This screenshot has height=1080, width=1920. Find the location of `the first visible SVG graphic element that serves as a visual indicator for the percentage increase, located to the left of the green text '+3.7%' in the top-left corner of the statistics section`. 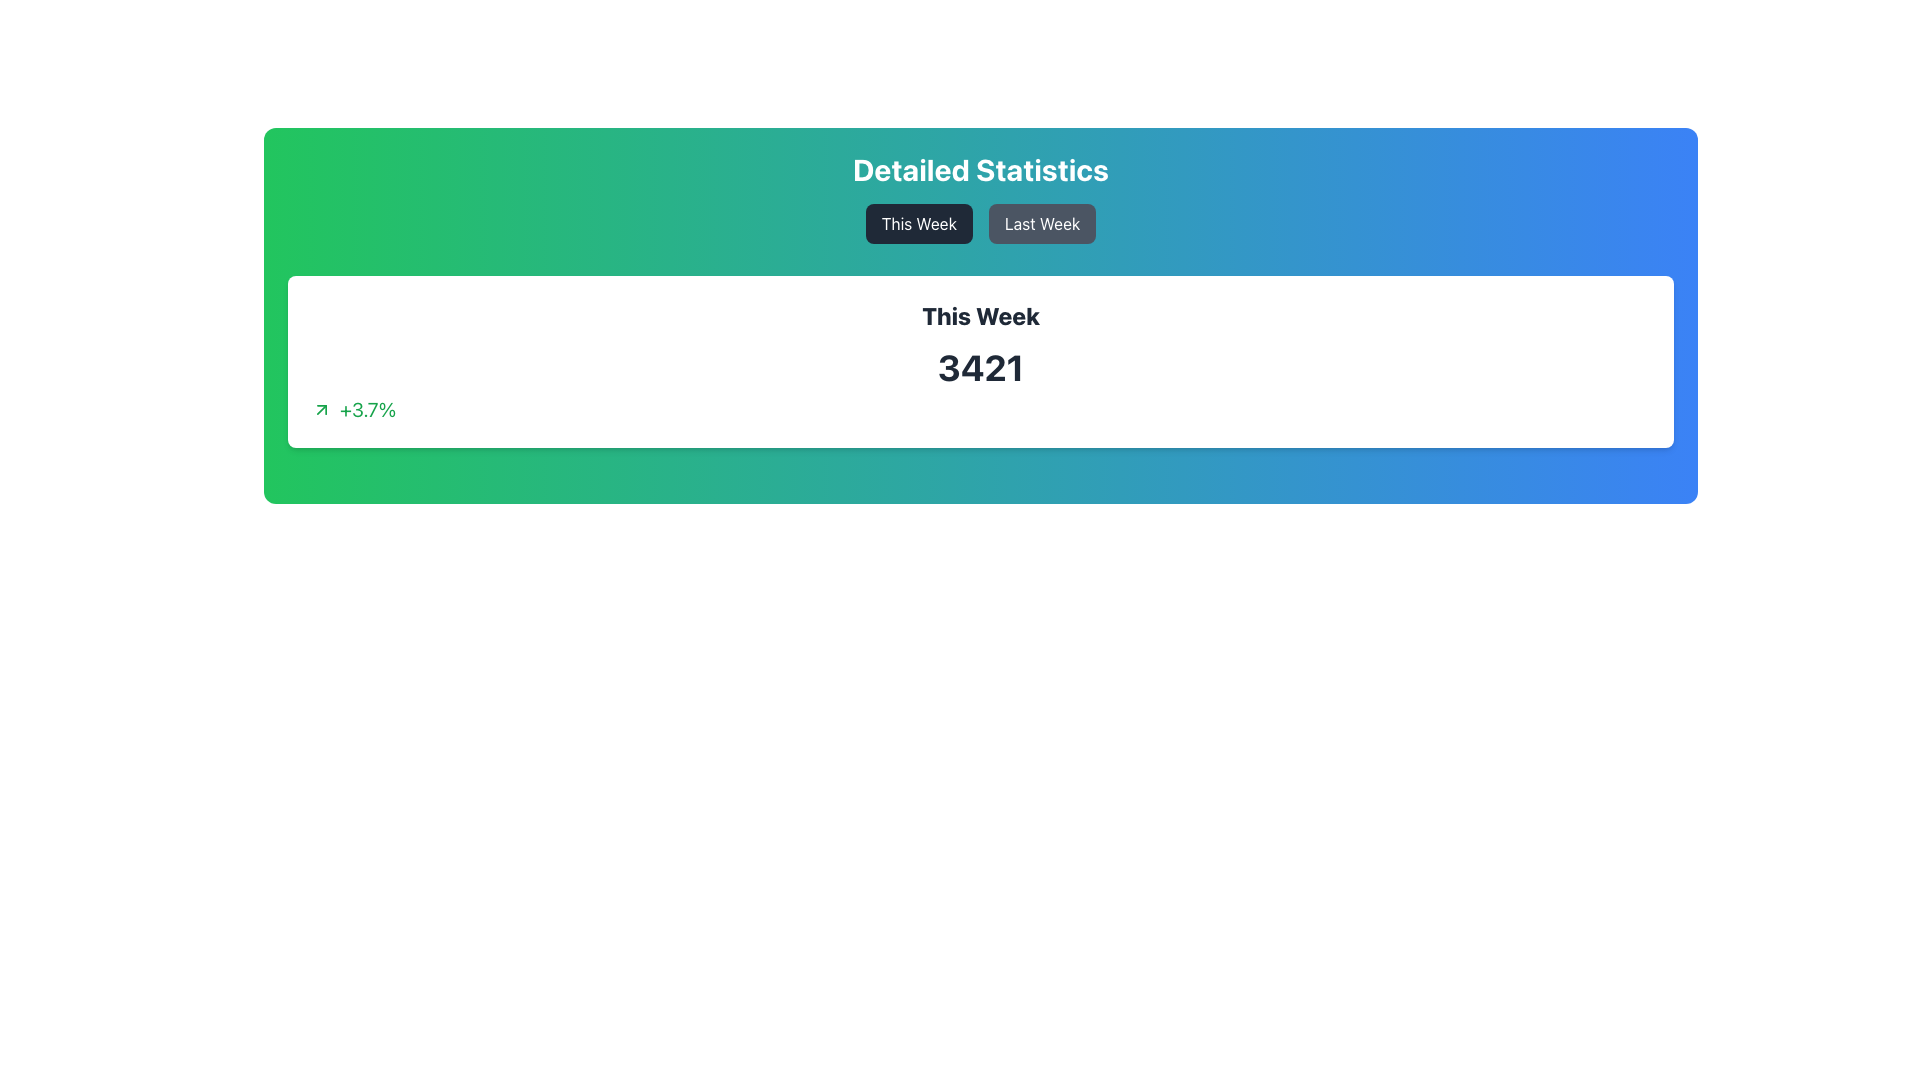

the first visible SVG graphic element that serves as a visual indicator for the percentage increase, located to the left of the green text '+3.7%' in the top-left corner of the statistics section is located at coordinates (321, 408).